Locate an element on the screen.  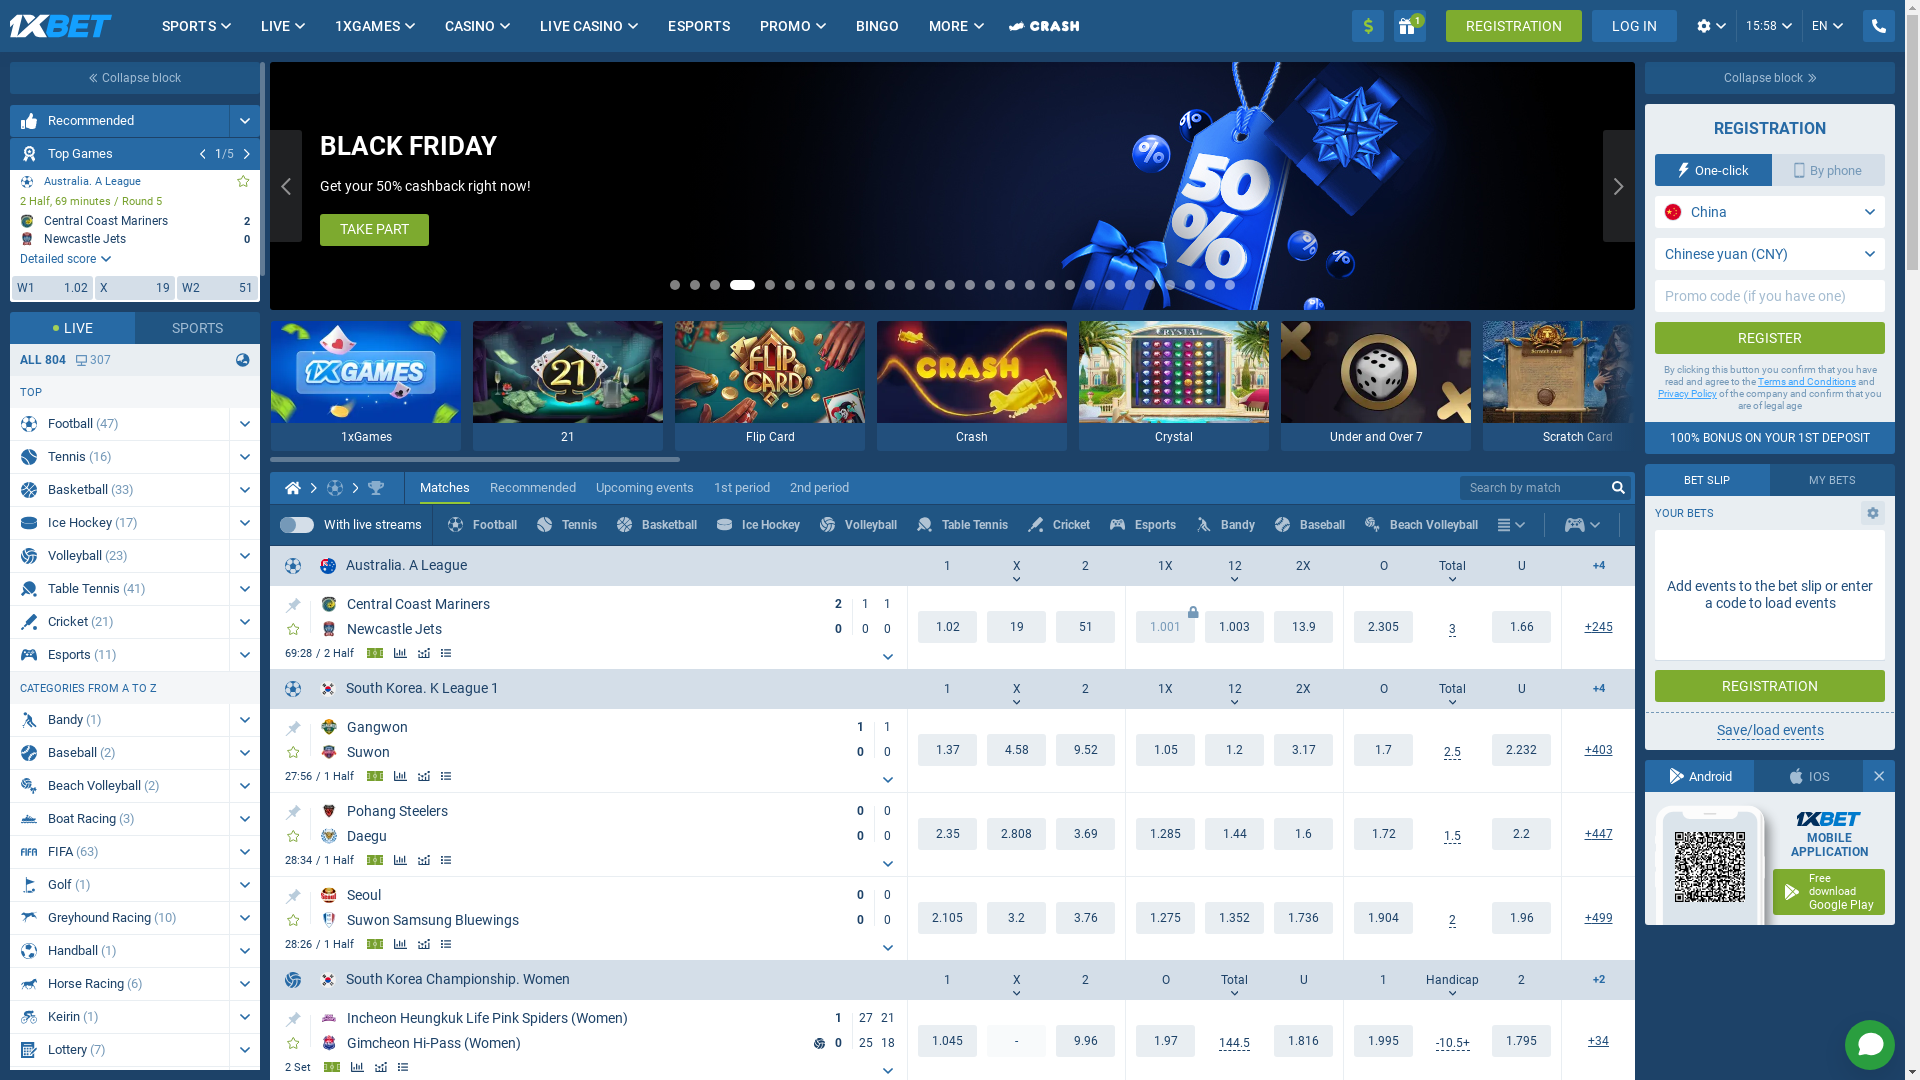
'1.2' is located at coordinates (1233, 749).